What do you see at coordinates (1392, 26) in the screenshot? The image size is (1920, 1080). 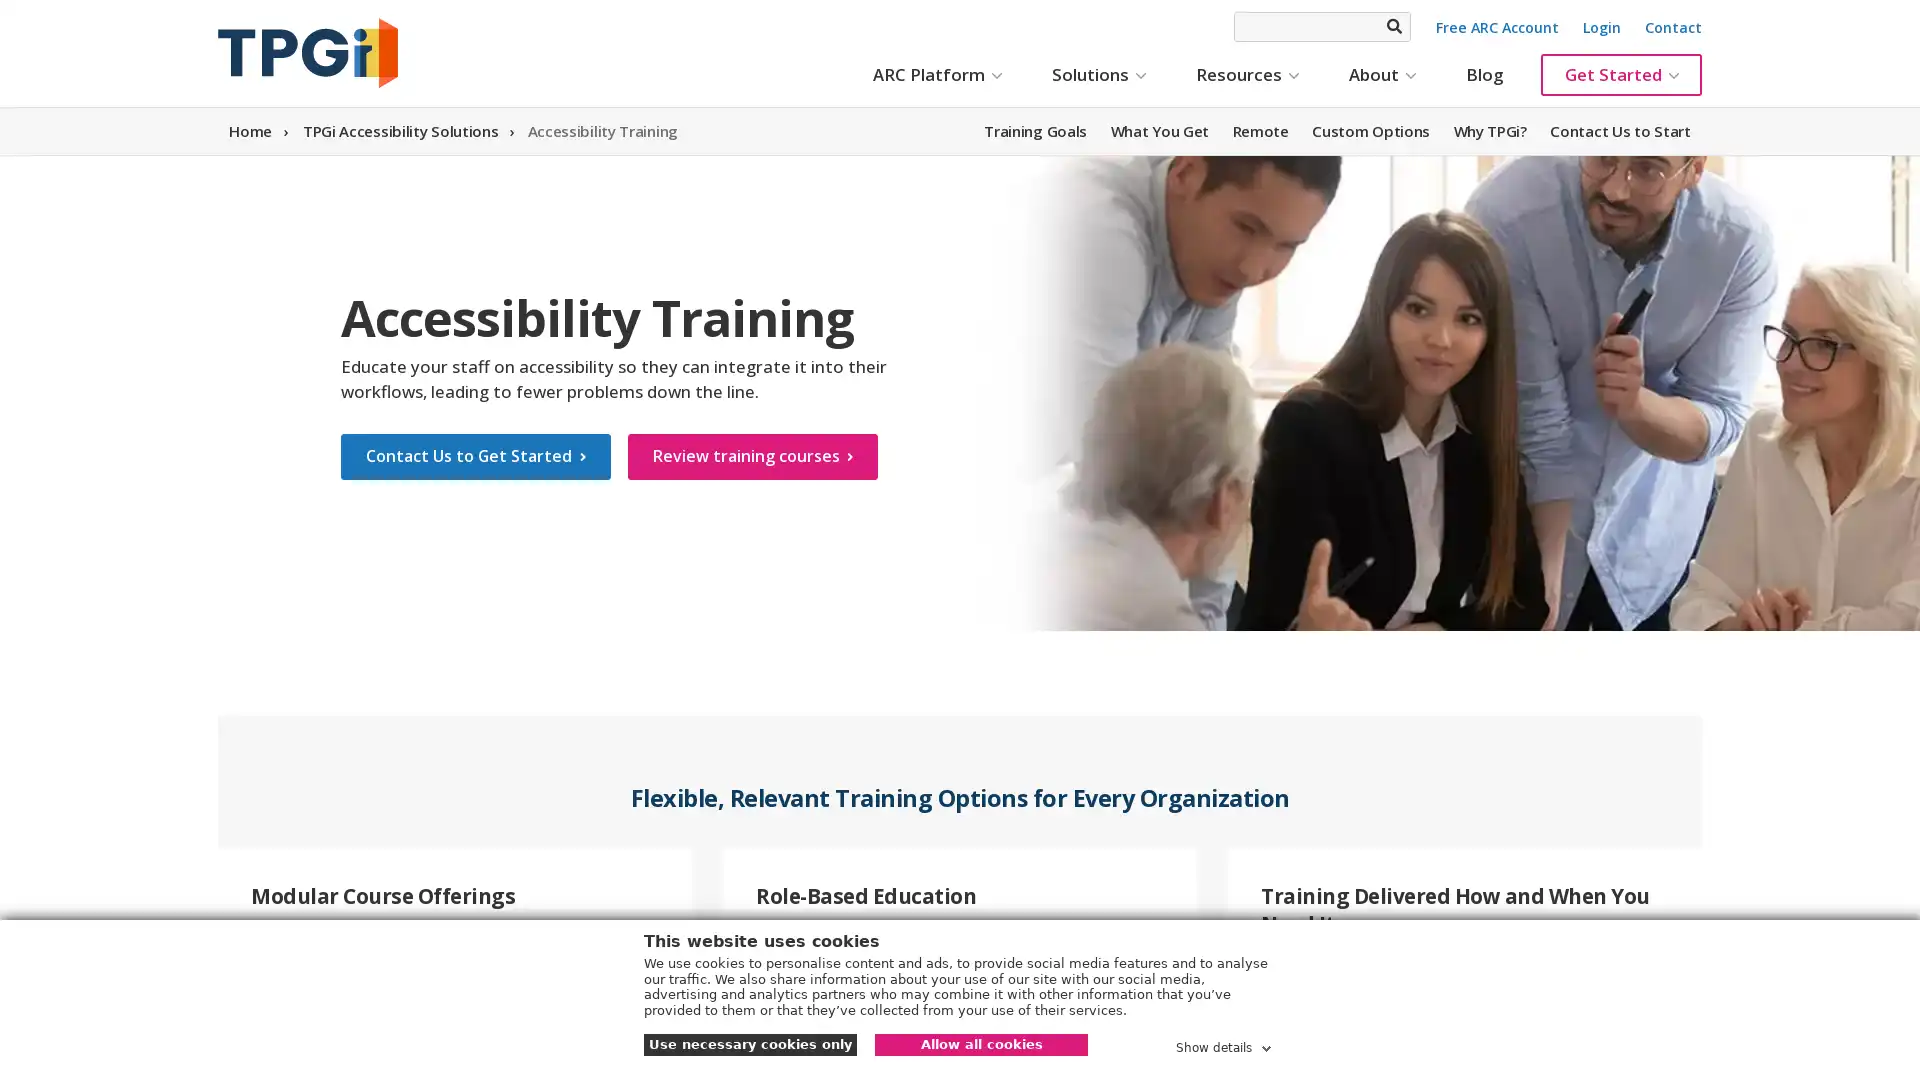 I see `Submit Search` at bounding box center [1392, 26].